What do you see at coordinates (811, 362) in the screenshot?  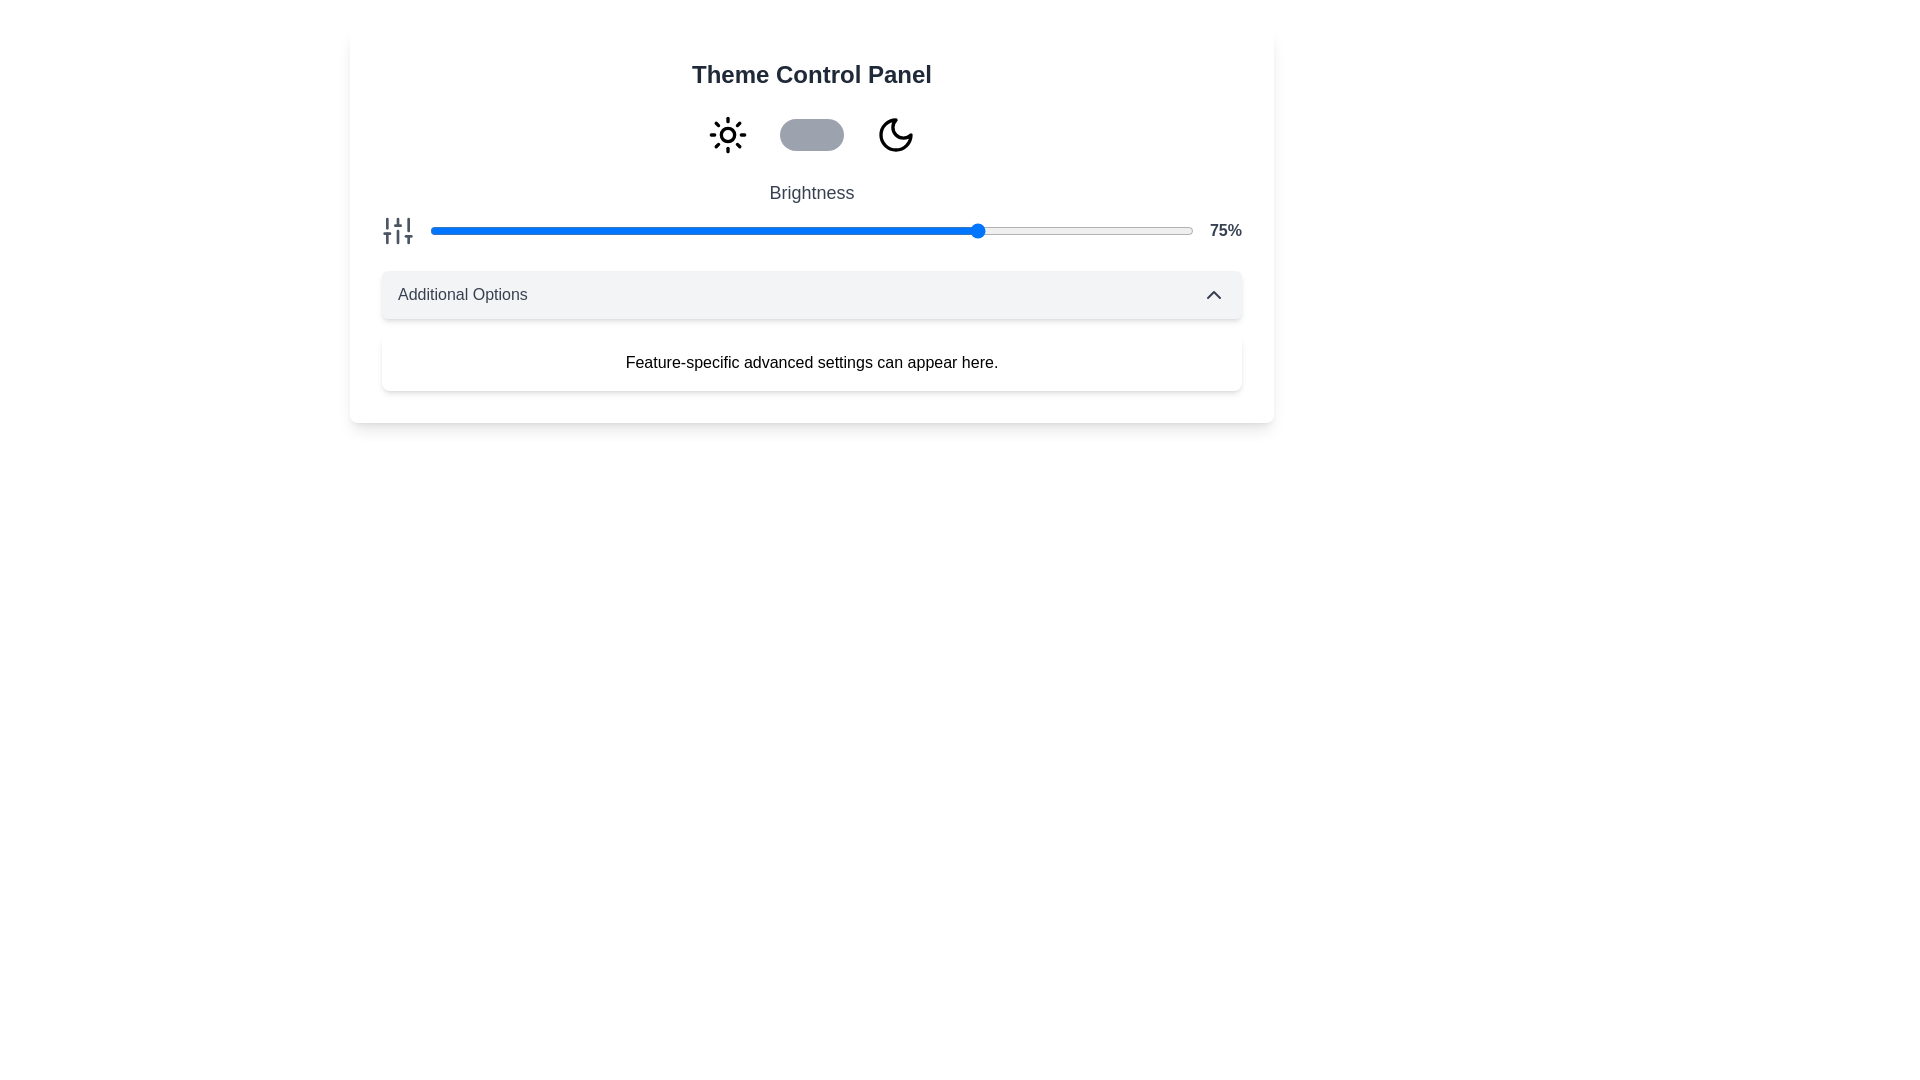 I see `the Informational text box located directly below the 'Additional Options' section` at bounding box center [811, 362].